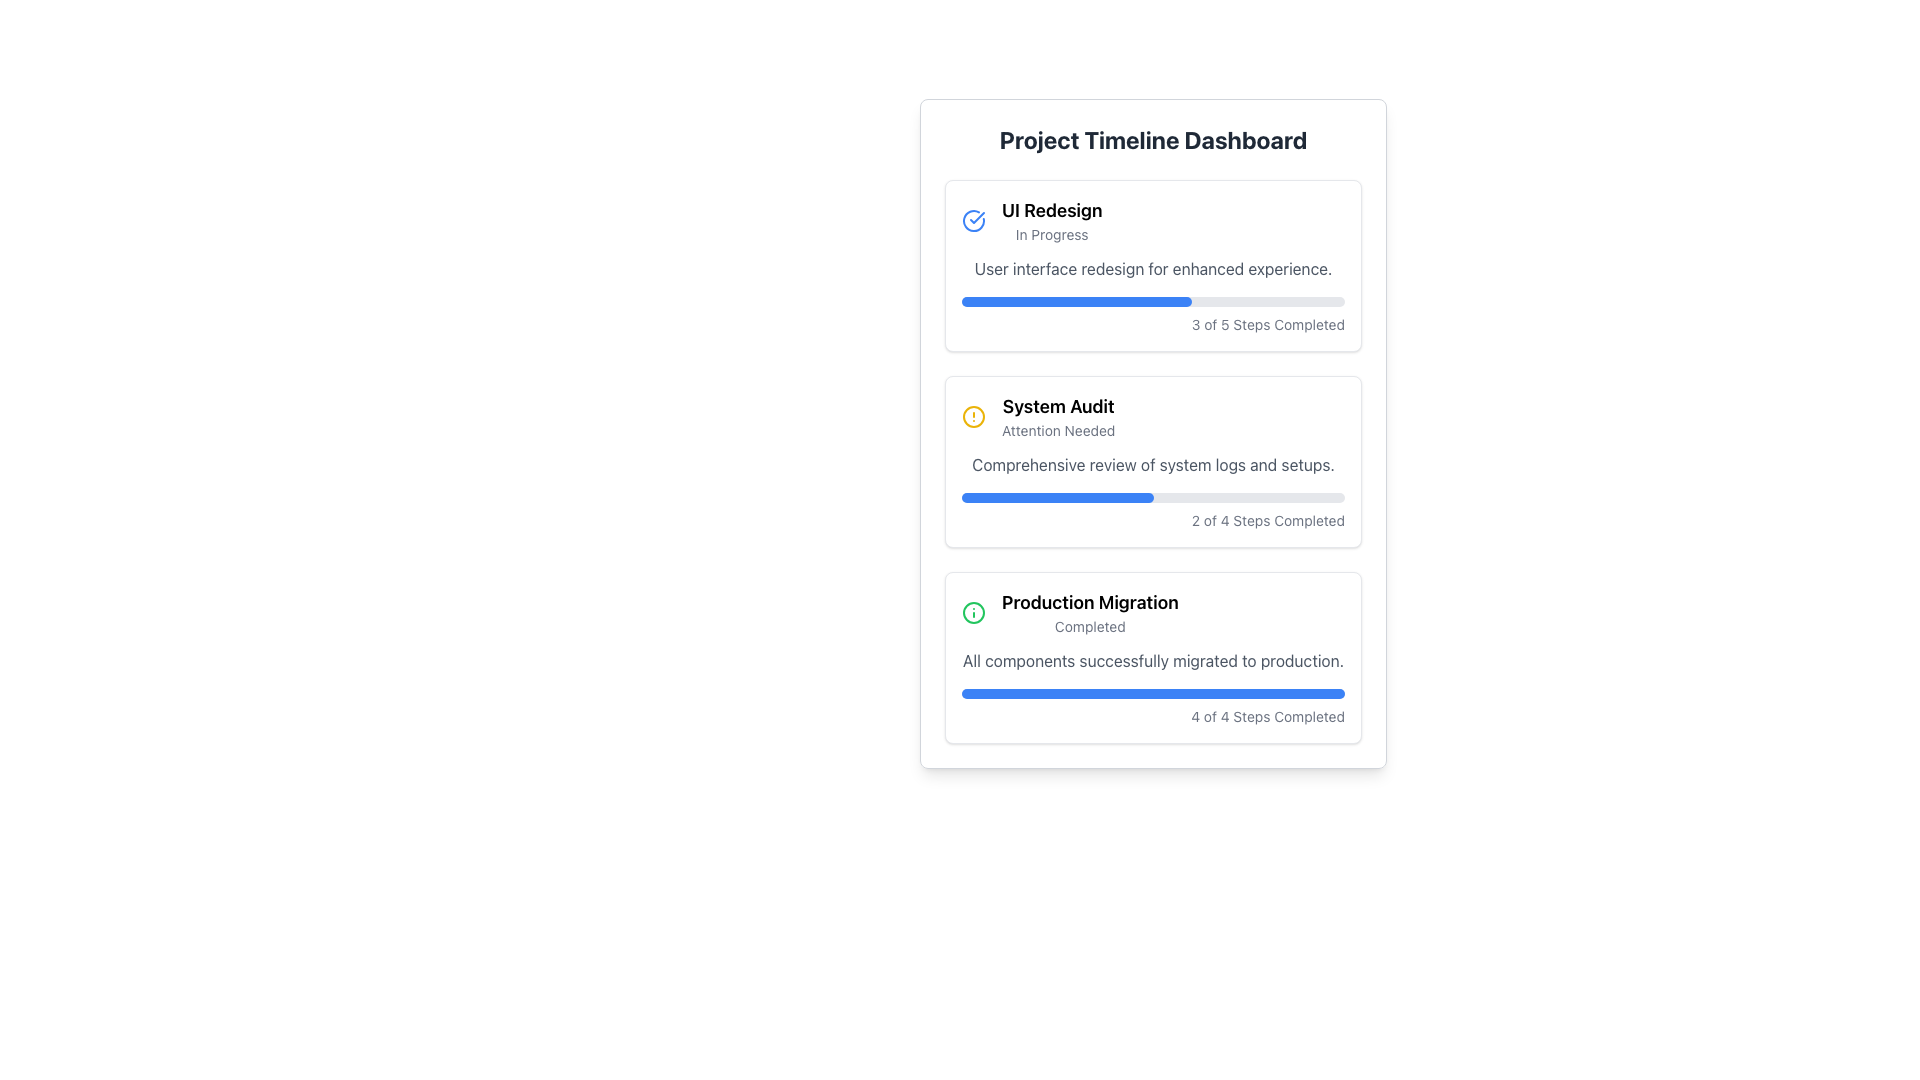  What do you see at coordinates (1153, 220) in the screenshot?
I see `the 'In Progress' status indicator for the 'UI Redesign' task located at the top of the first card in the 'Project Timeline Dashboard'` at bounding box center [1153, 220].